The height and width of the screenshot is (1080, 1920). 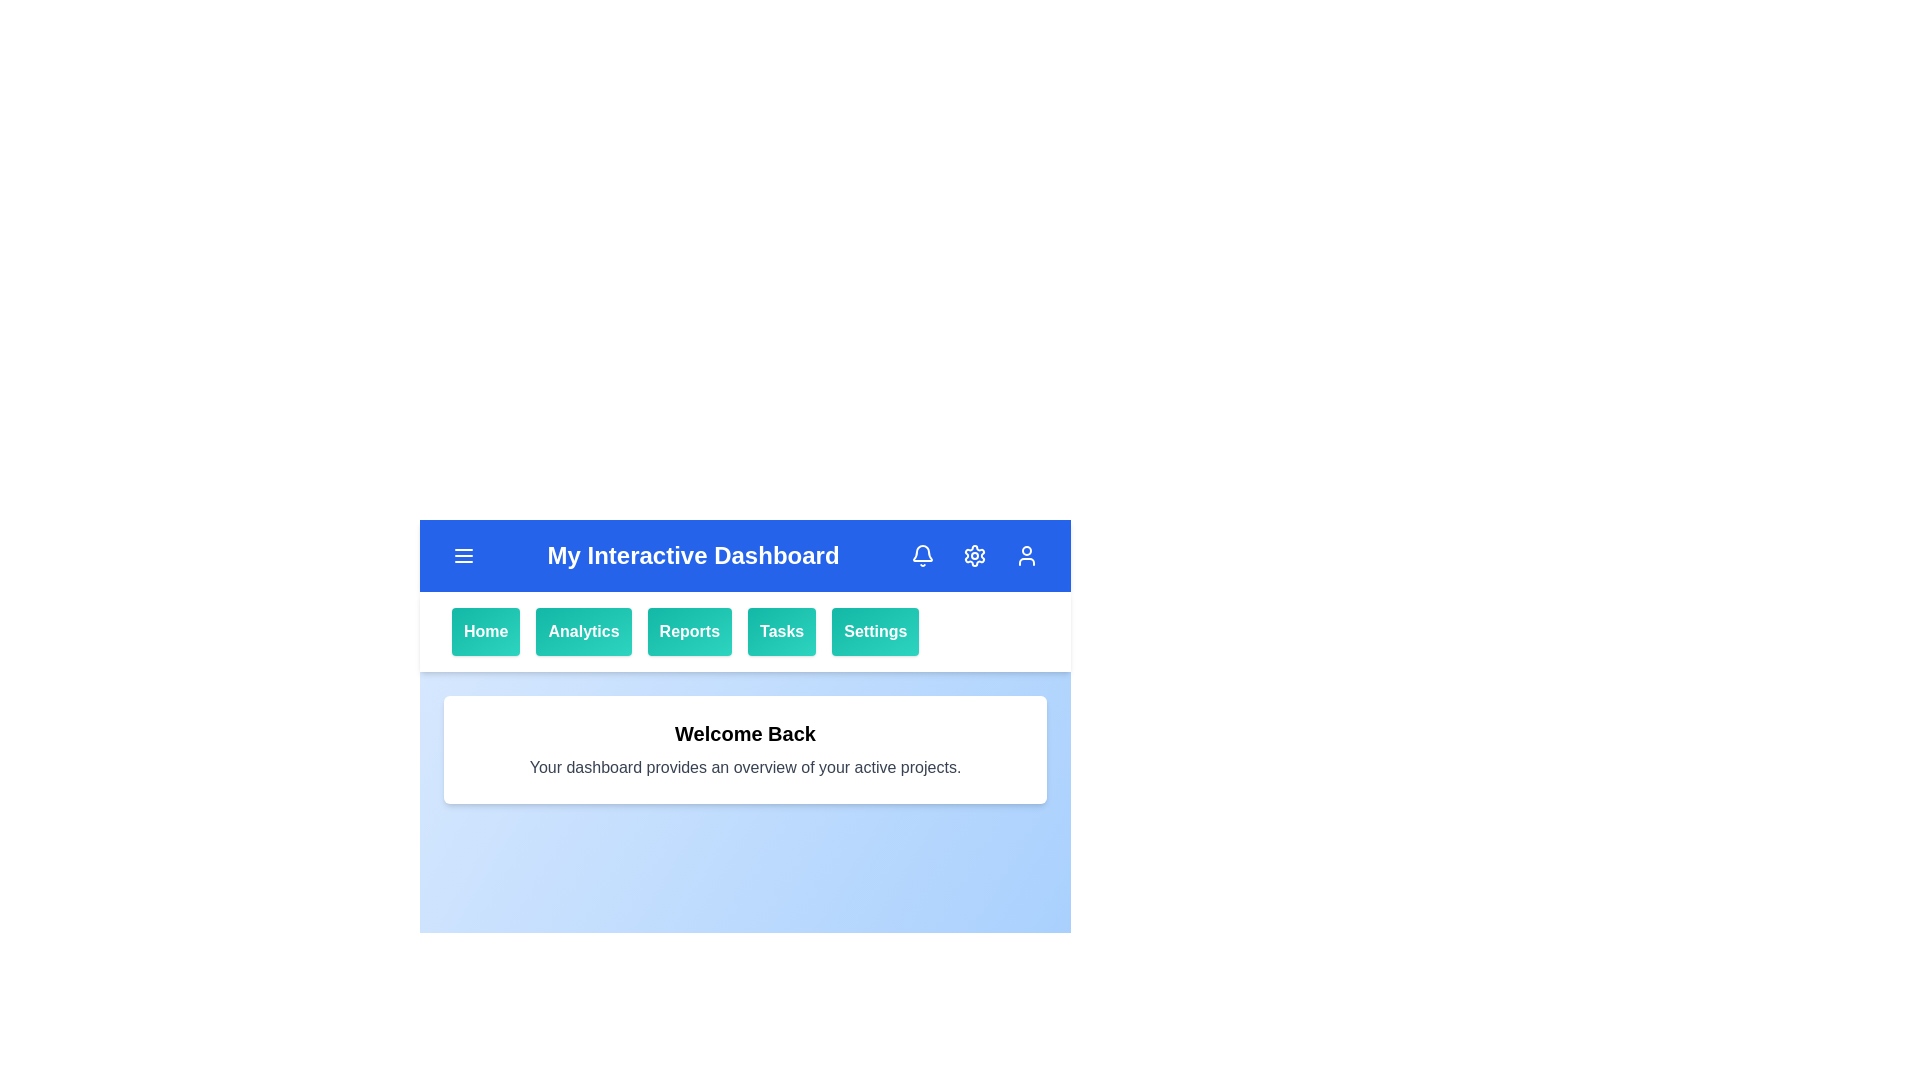 What do you see at coordinates (974, 555) in the screenshot?
I see `the settings icon in the top-right corner of the app bar` at bounding box center [974, 555].